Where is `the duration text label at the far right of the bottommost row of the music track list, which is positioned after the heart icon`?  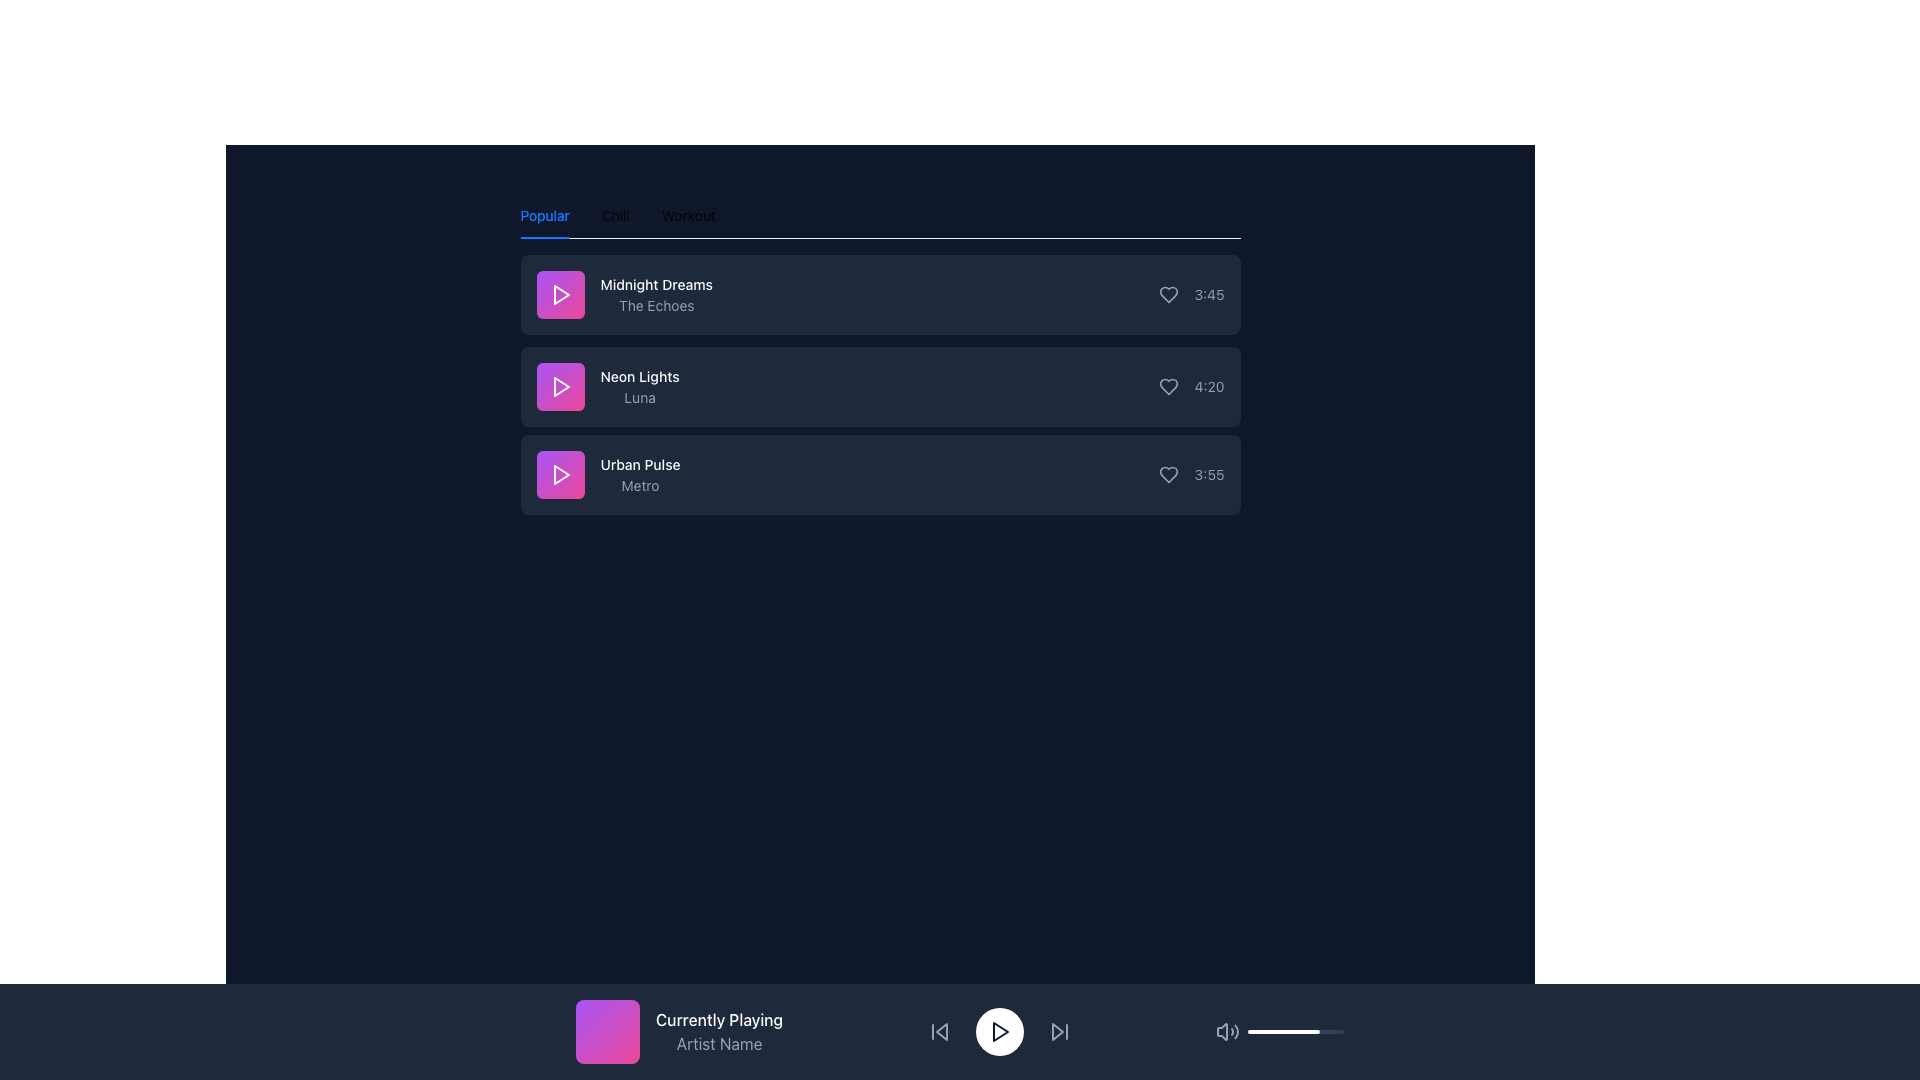
the duration text label at the far right of the bottommost row of the music track list, which is positioned after the heart icon is located at coordinates (1208, 474).